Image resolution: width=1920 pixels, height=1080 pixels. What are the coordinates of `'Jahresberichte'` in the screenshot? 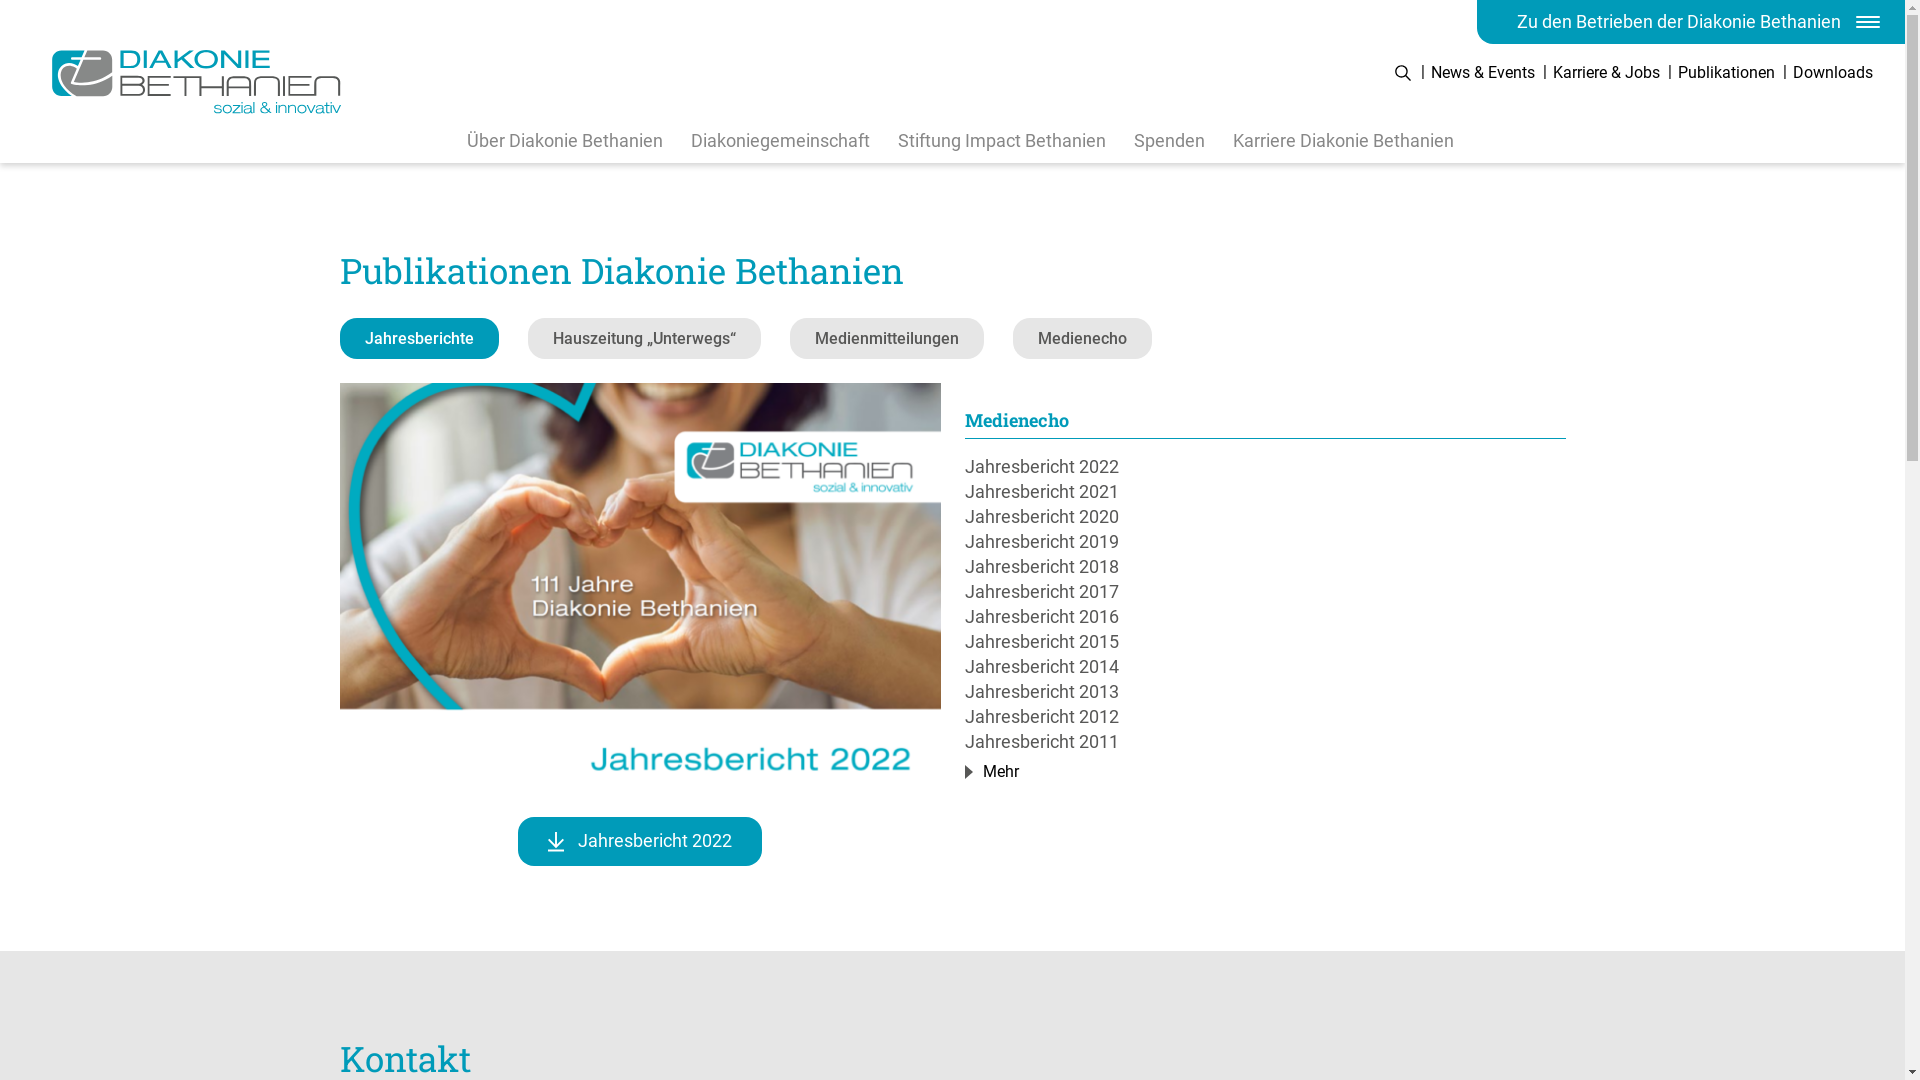 It's located at (418, 337).